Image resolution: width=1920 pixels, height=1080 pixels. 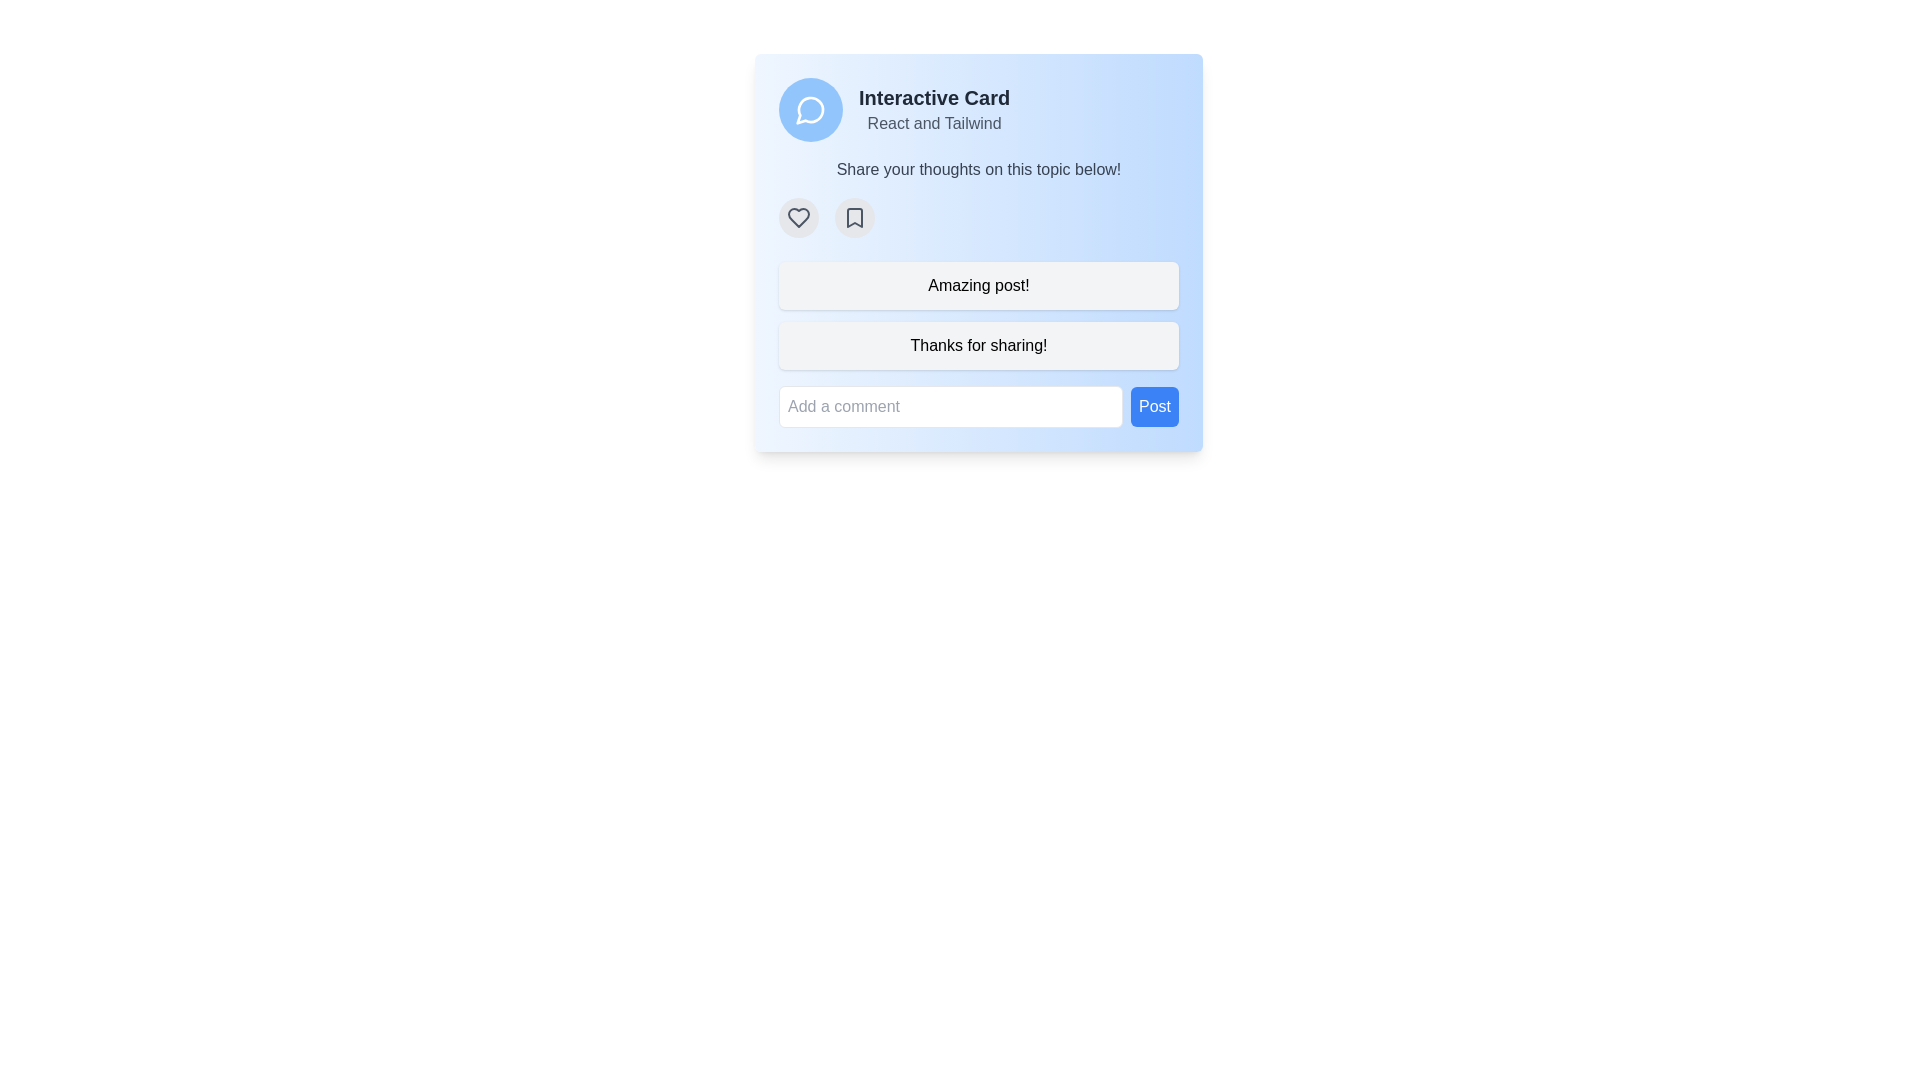 What do you see at coordinates (854, 218) in the screenshot?
I see `the bookmark icon located within a circular button on the left side of the blue card's top area to bookmark` at bounding box center [854, 218].